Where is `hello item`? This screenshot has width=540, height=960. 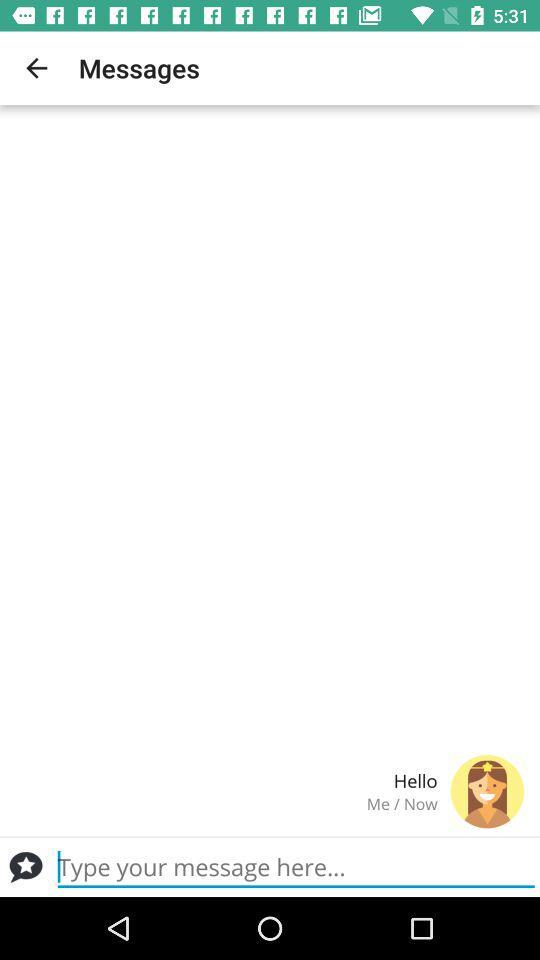 hello item is located at coordinates (225, 779).